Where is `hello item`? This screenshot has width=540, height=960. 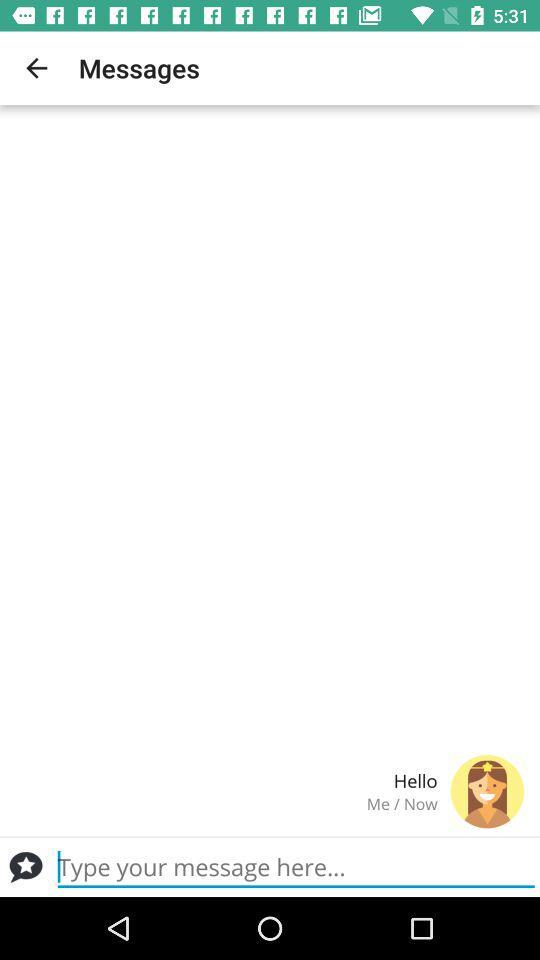 hello item is located at coordinates (225, 779).